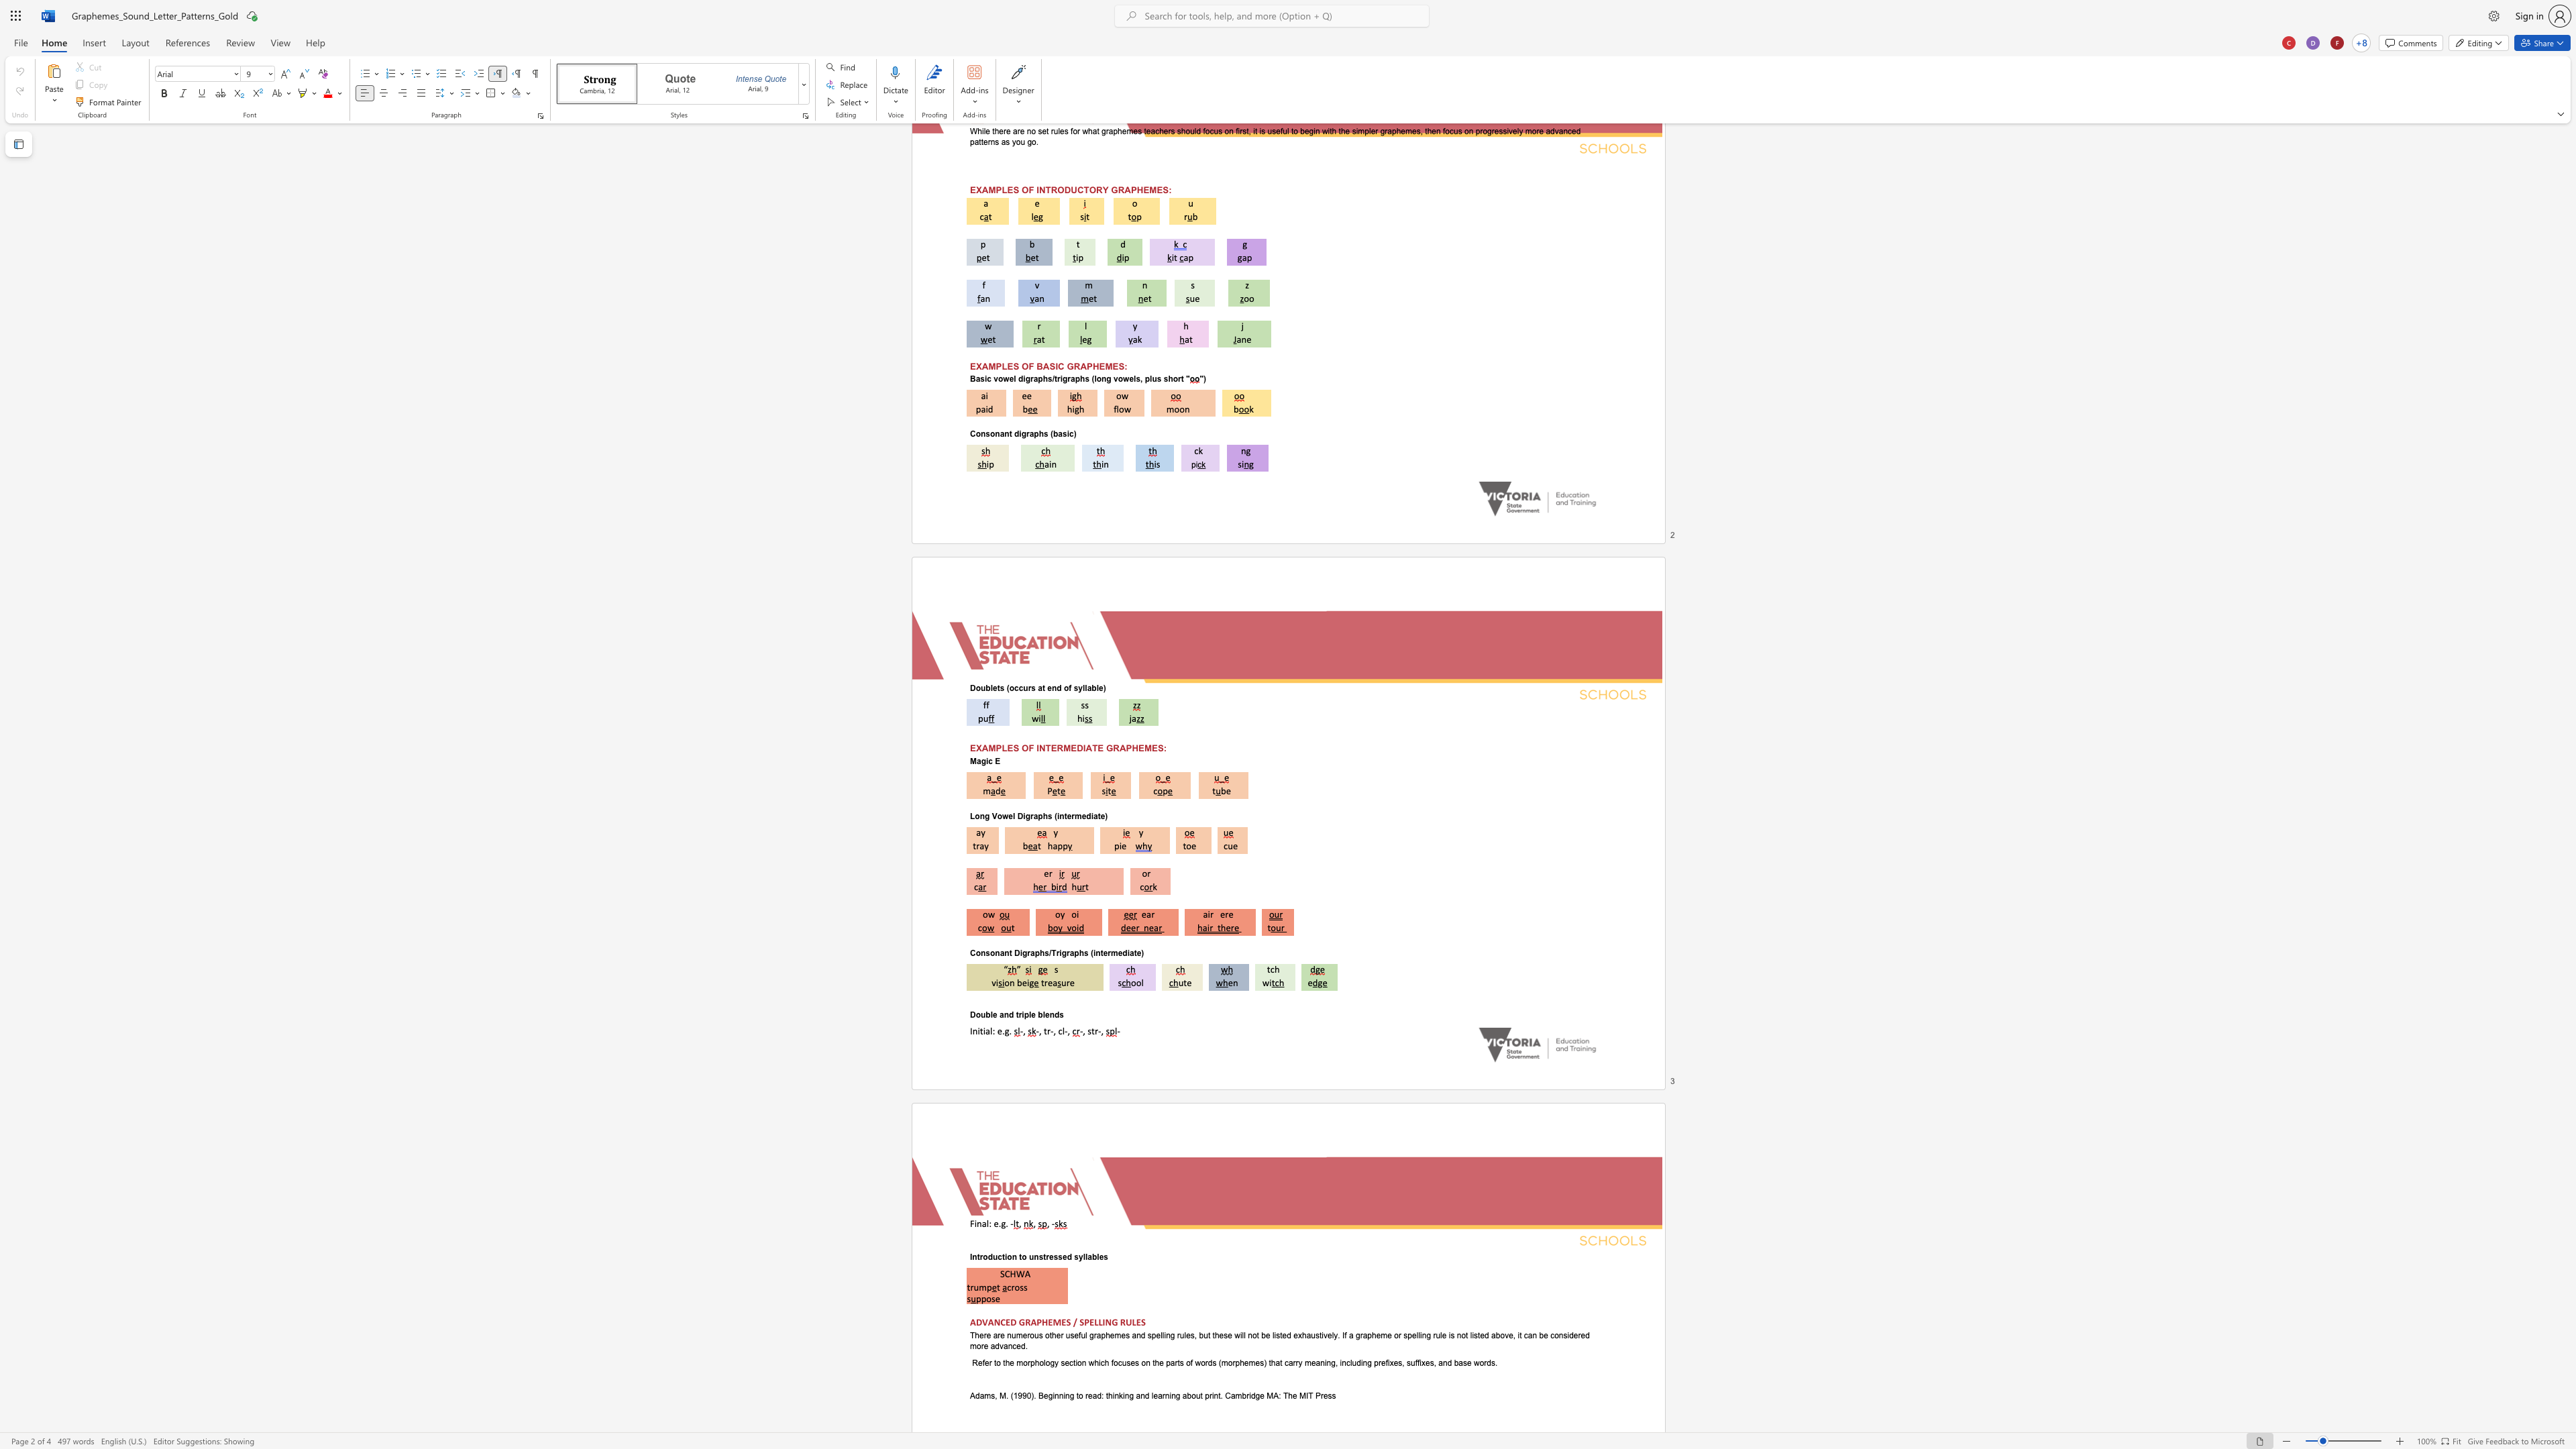 The height and width of the screenshot is (1449, 2576). I want to click on the space between the continuous character "a" and "b" in the text, so click(1187, 1395).